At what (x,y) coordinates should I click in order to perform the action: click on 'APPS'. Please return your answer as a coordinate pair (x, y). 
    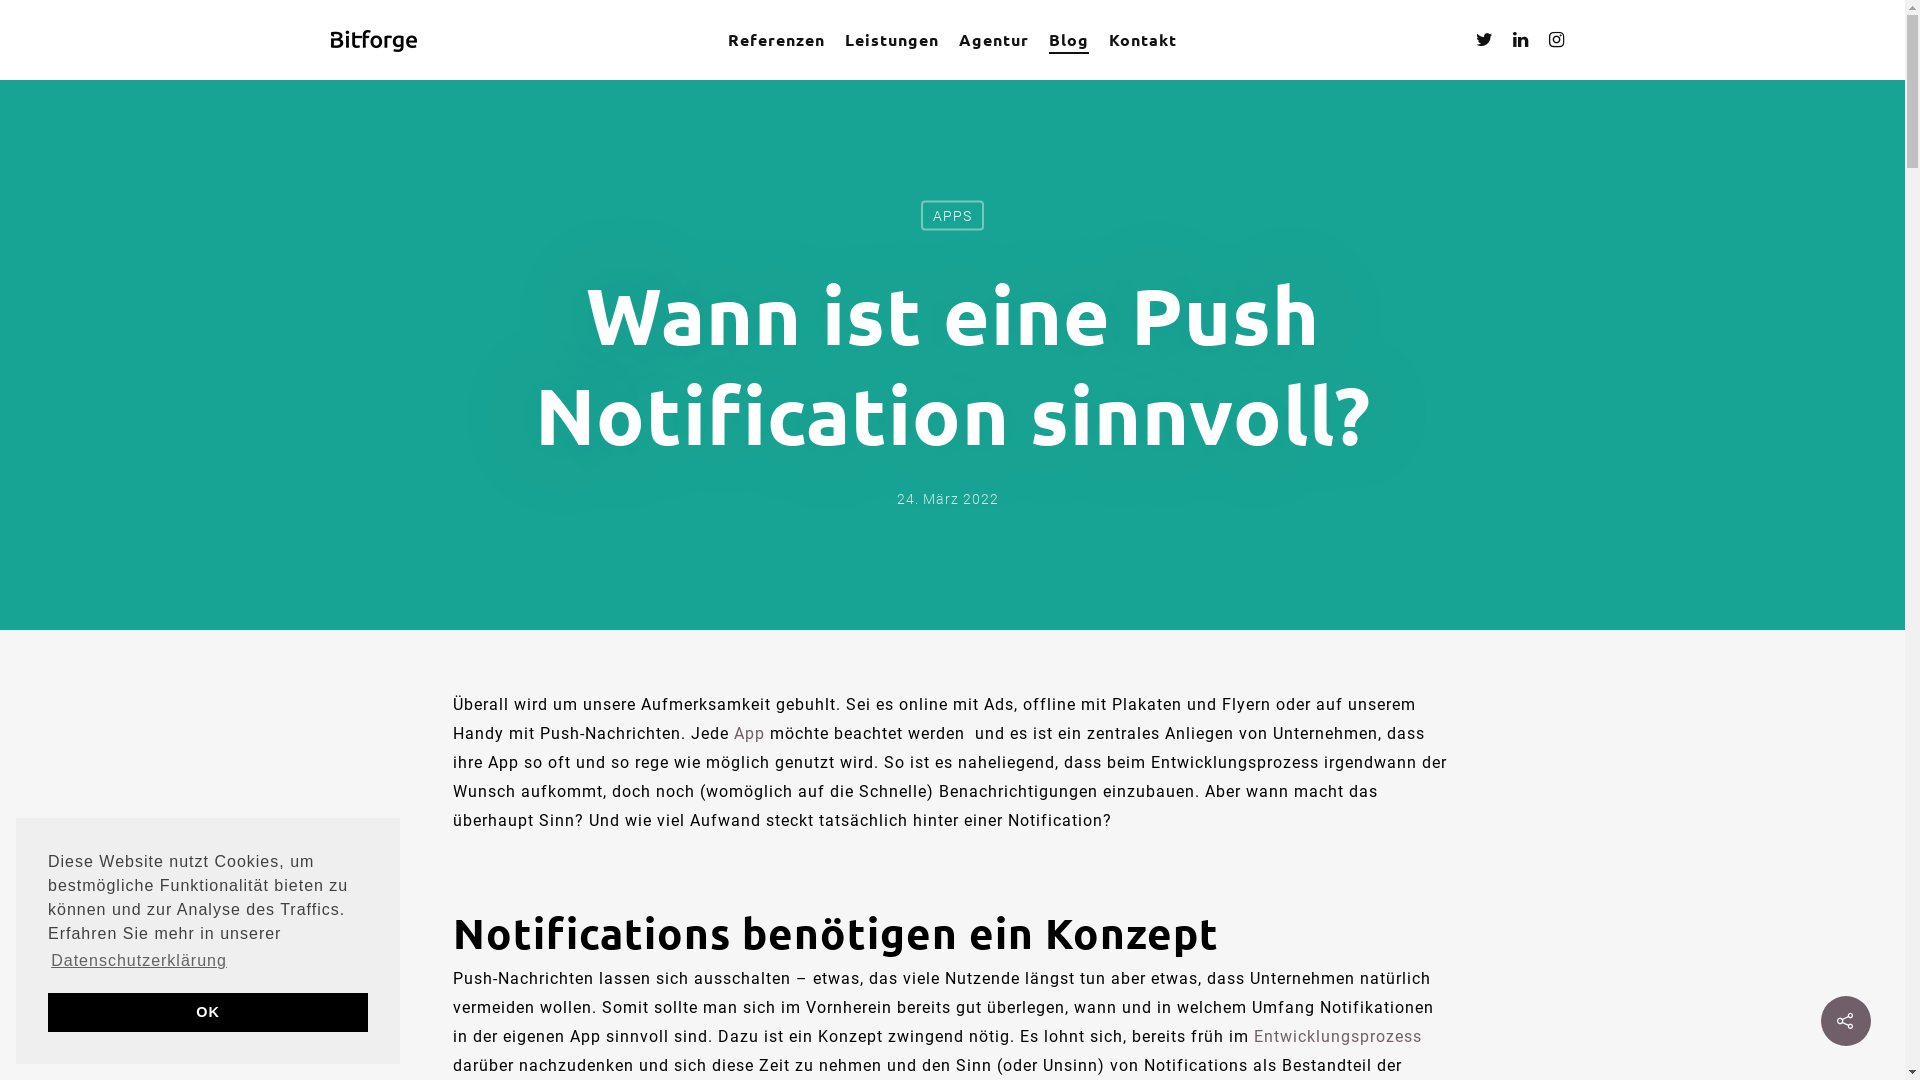
    Looking at the image, I should click on (950, 215).